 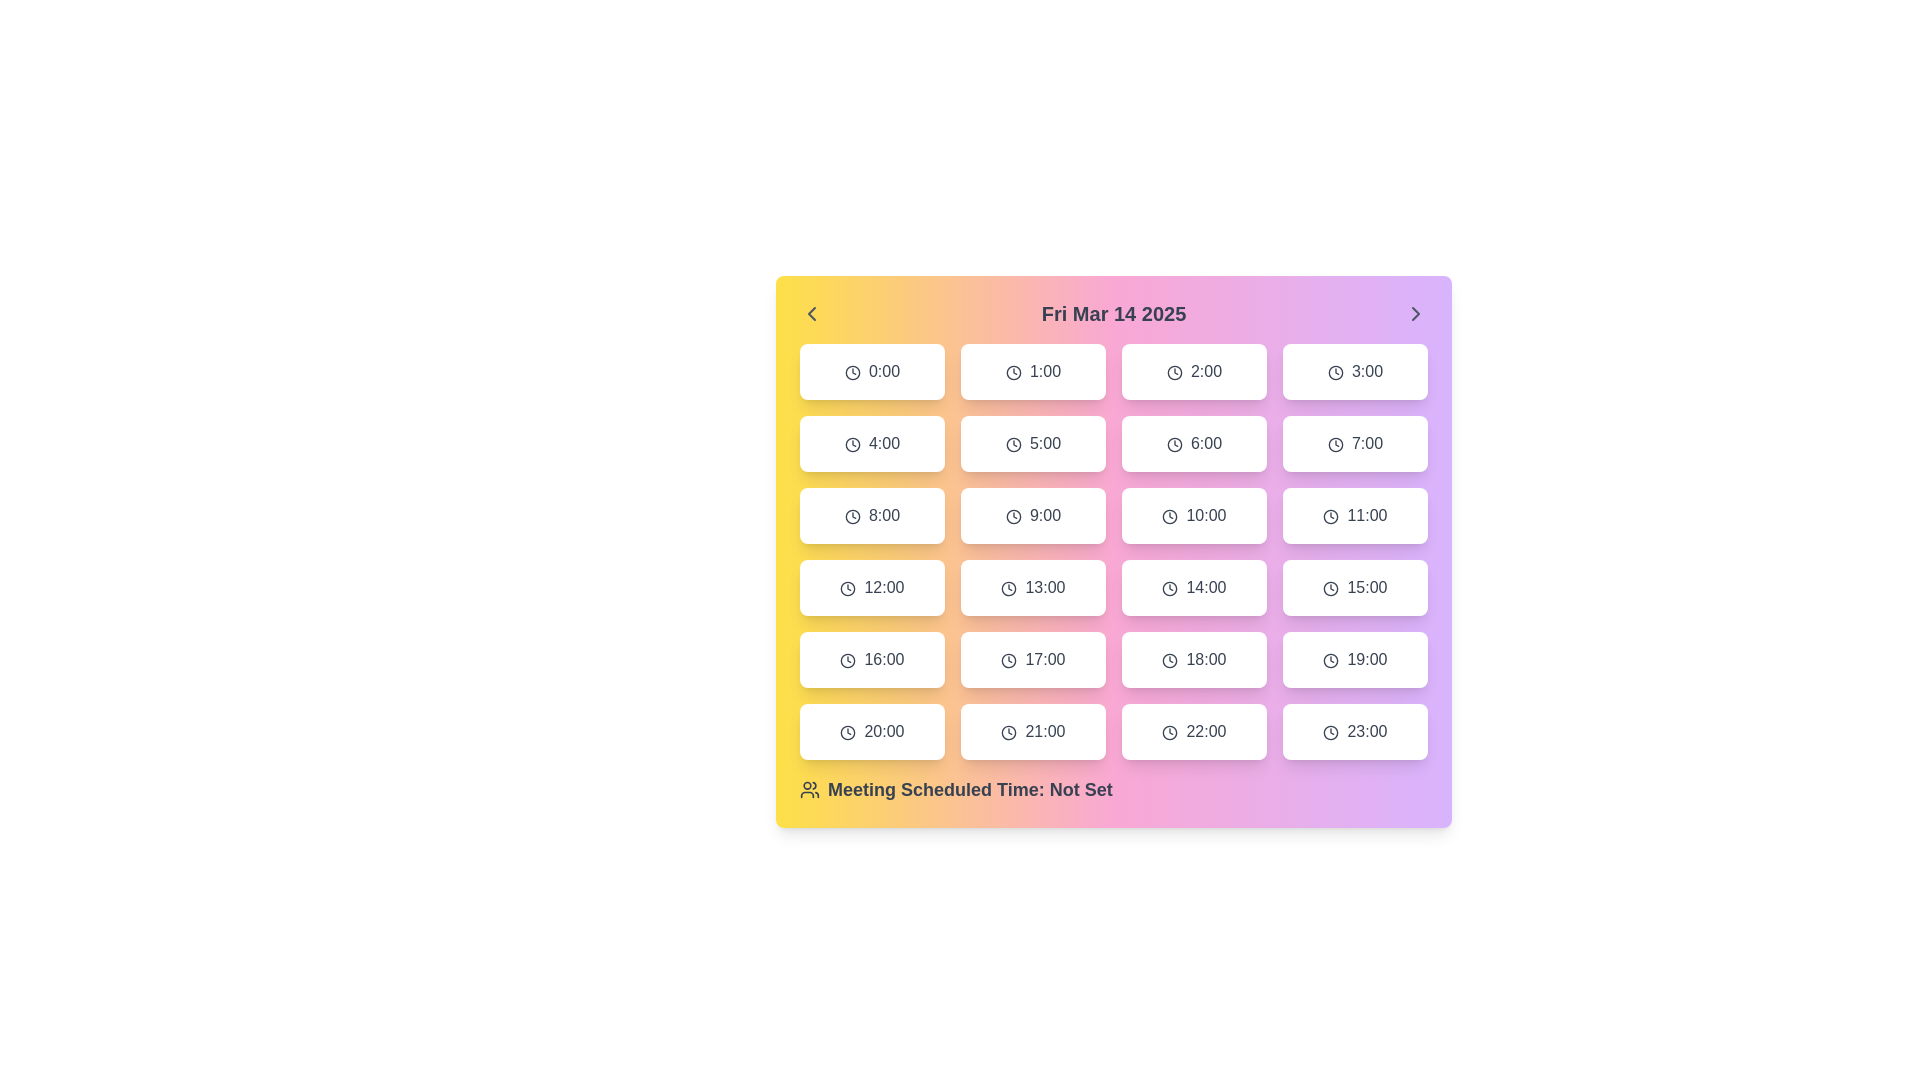 I want to click on the forward navigation button located on the far-right side of the header bar, next to the text 'Fri Mar 14 2025', so click(x=1415, y=313).